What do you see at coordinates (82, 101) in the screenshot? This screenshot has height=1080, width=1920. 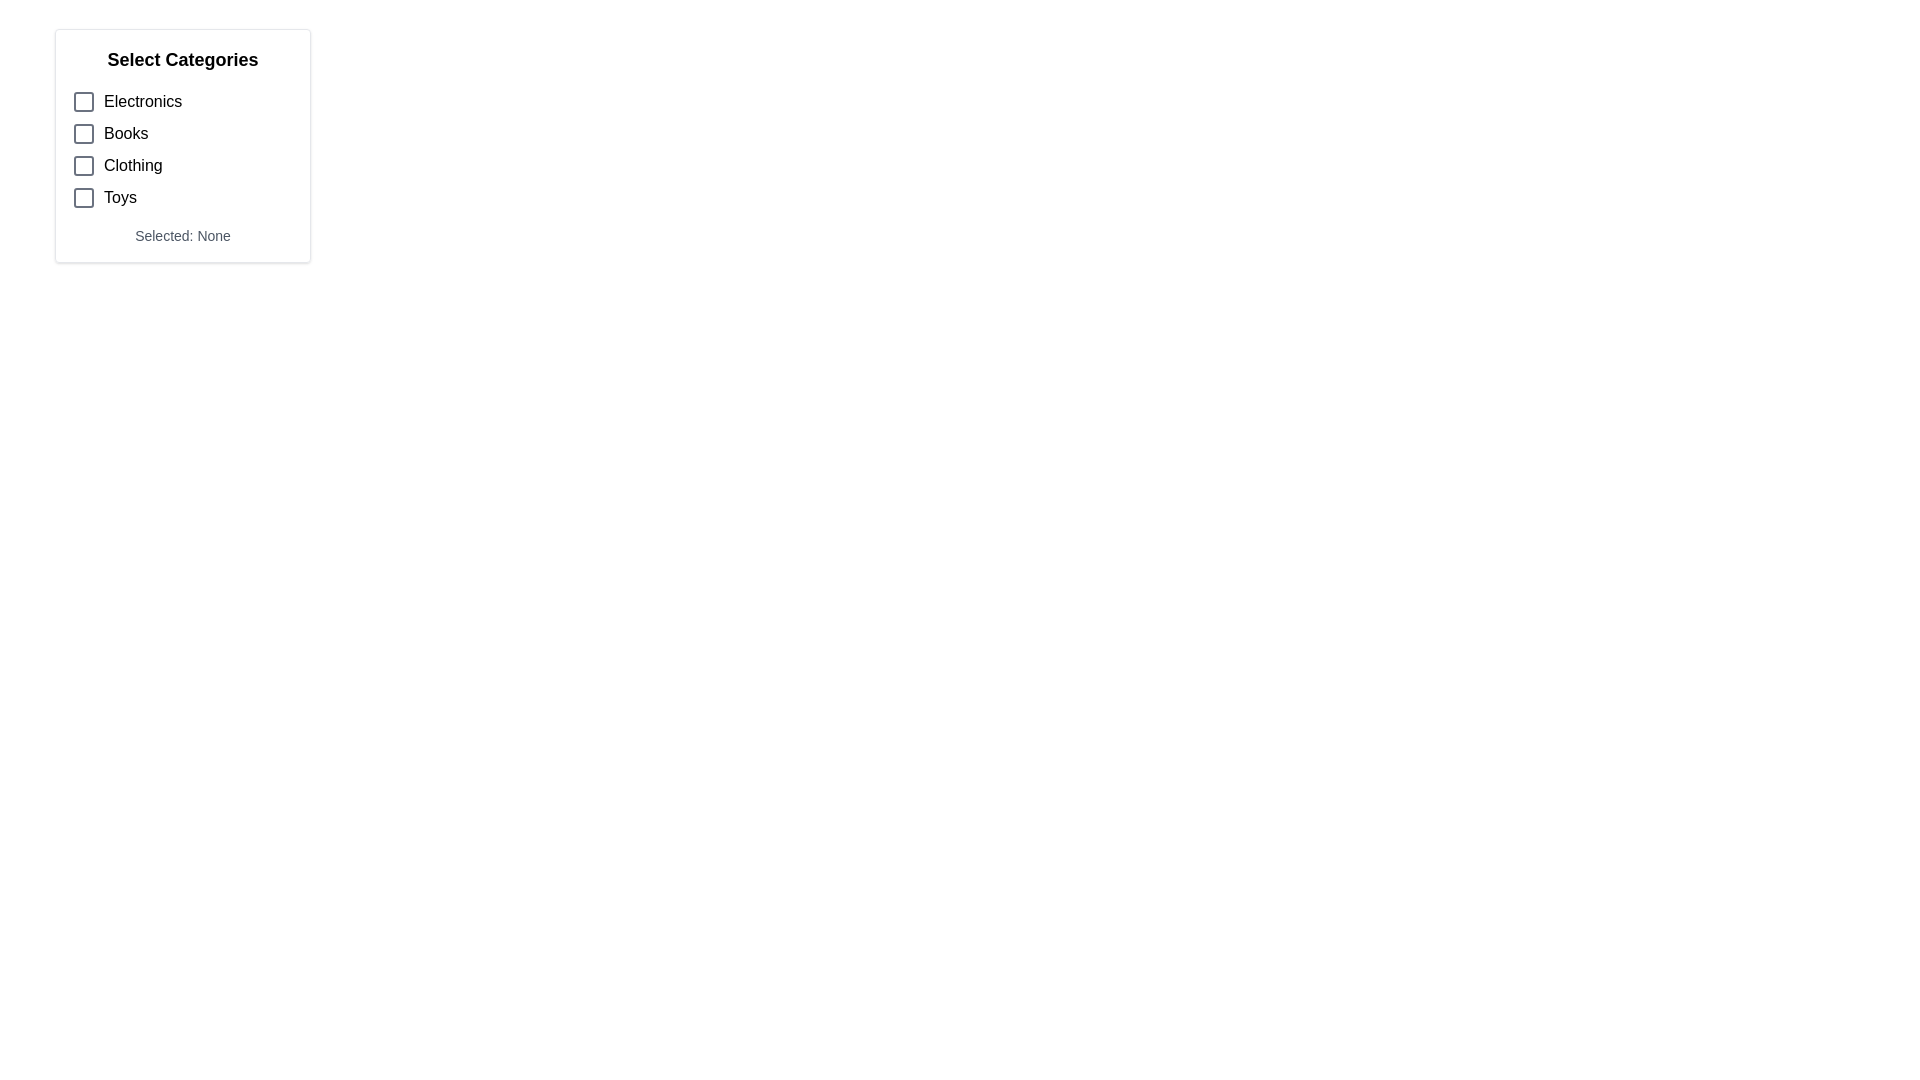 I see `the checkbox for the 'Electronics' category located at the top-left of the 'Select Categories' card` at bounding box center [82, 101].